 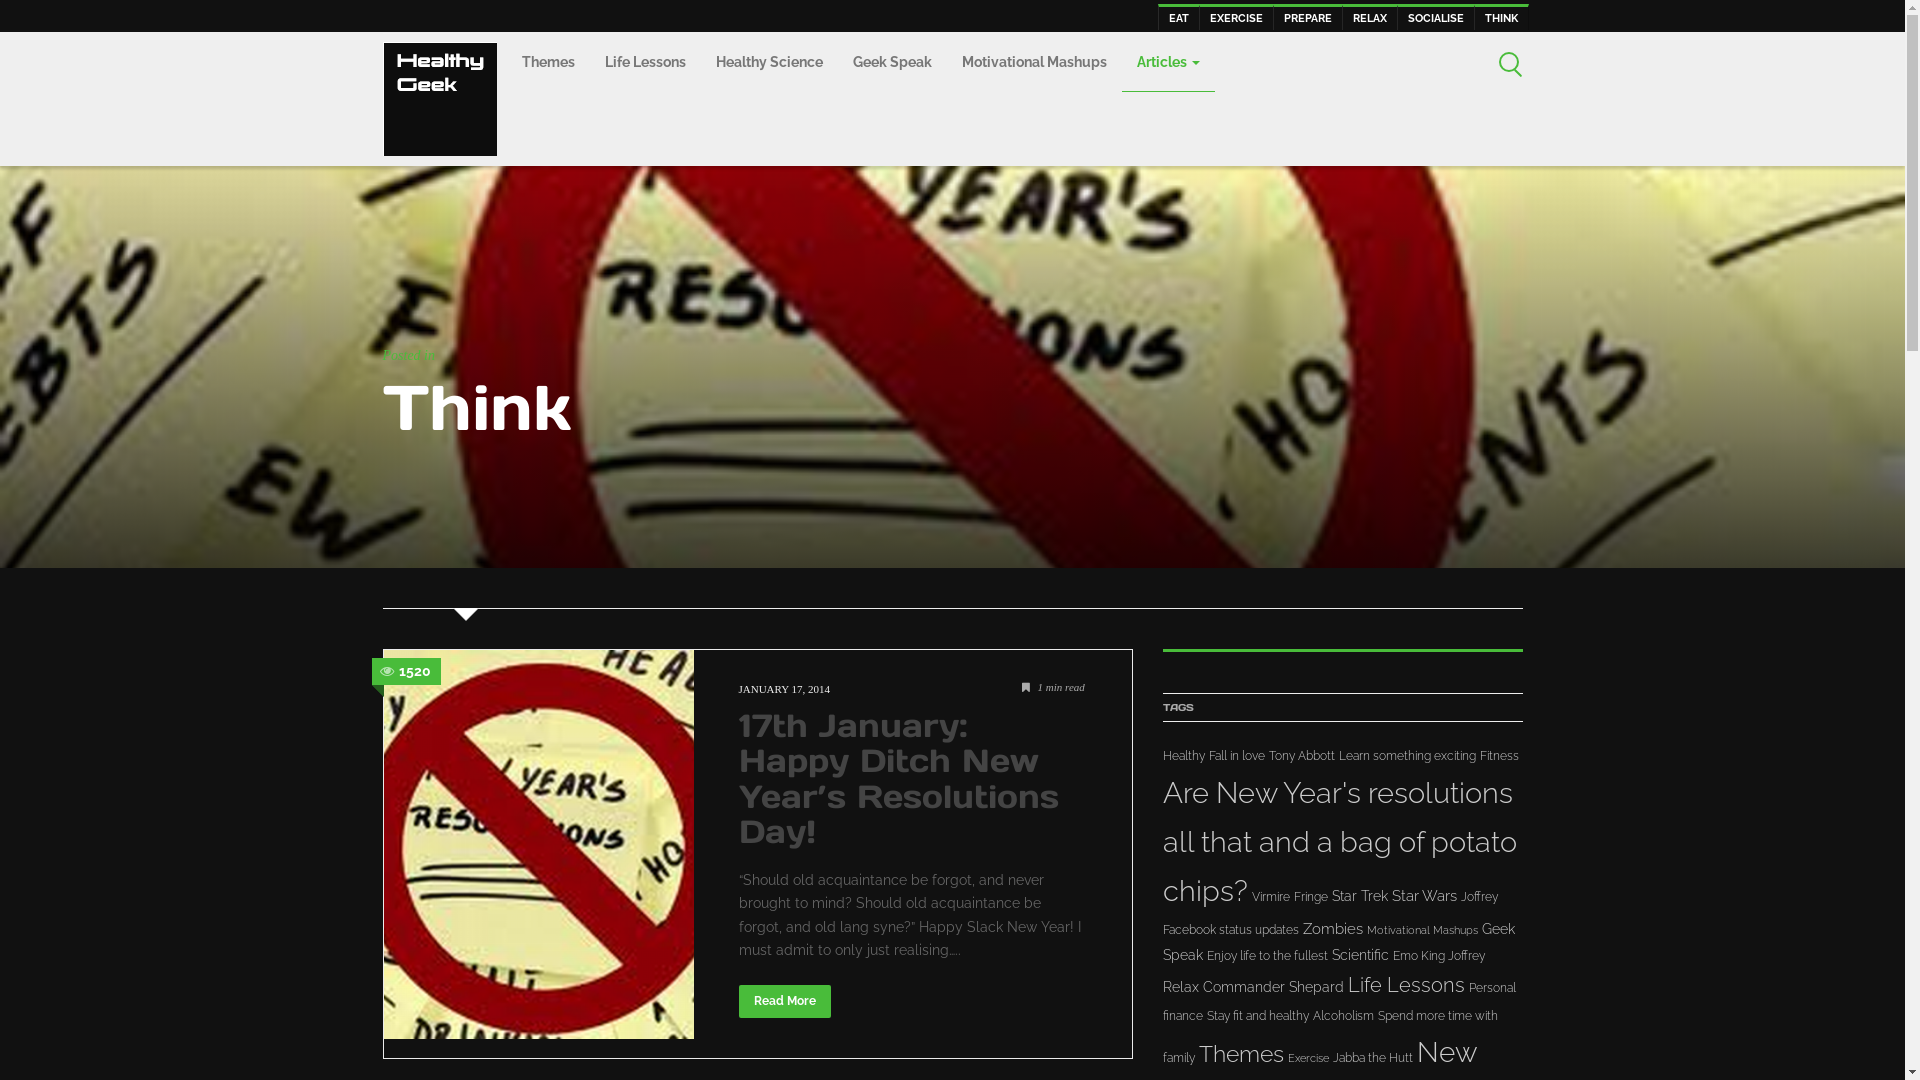 What do you see at coordinates (1368, 16) in the screenshot?
I see `'RELAX'` at bounding box center [1368, 16].